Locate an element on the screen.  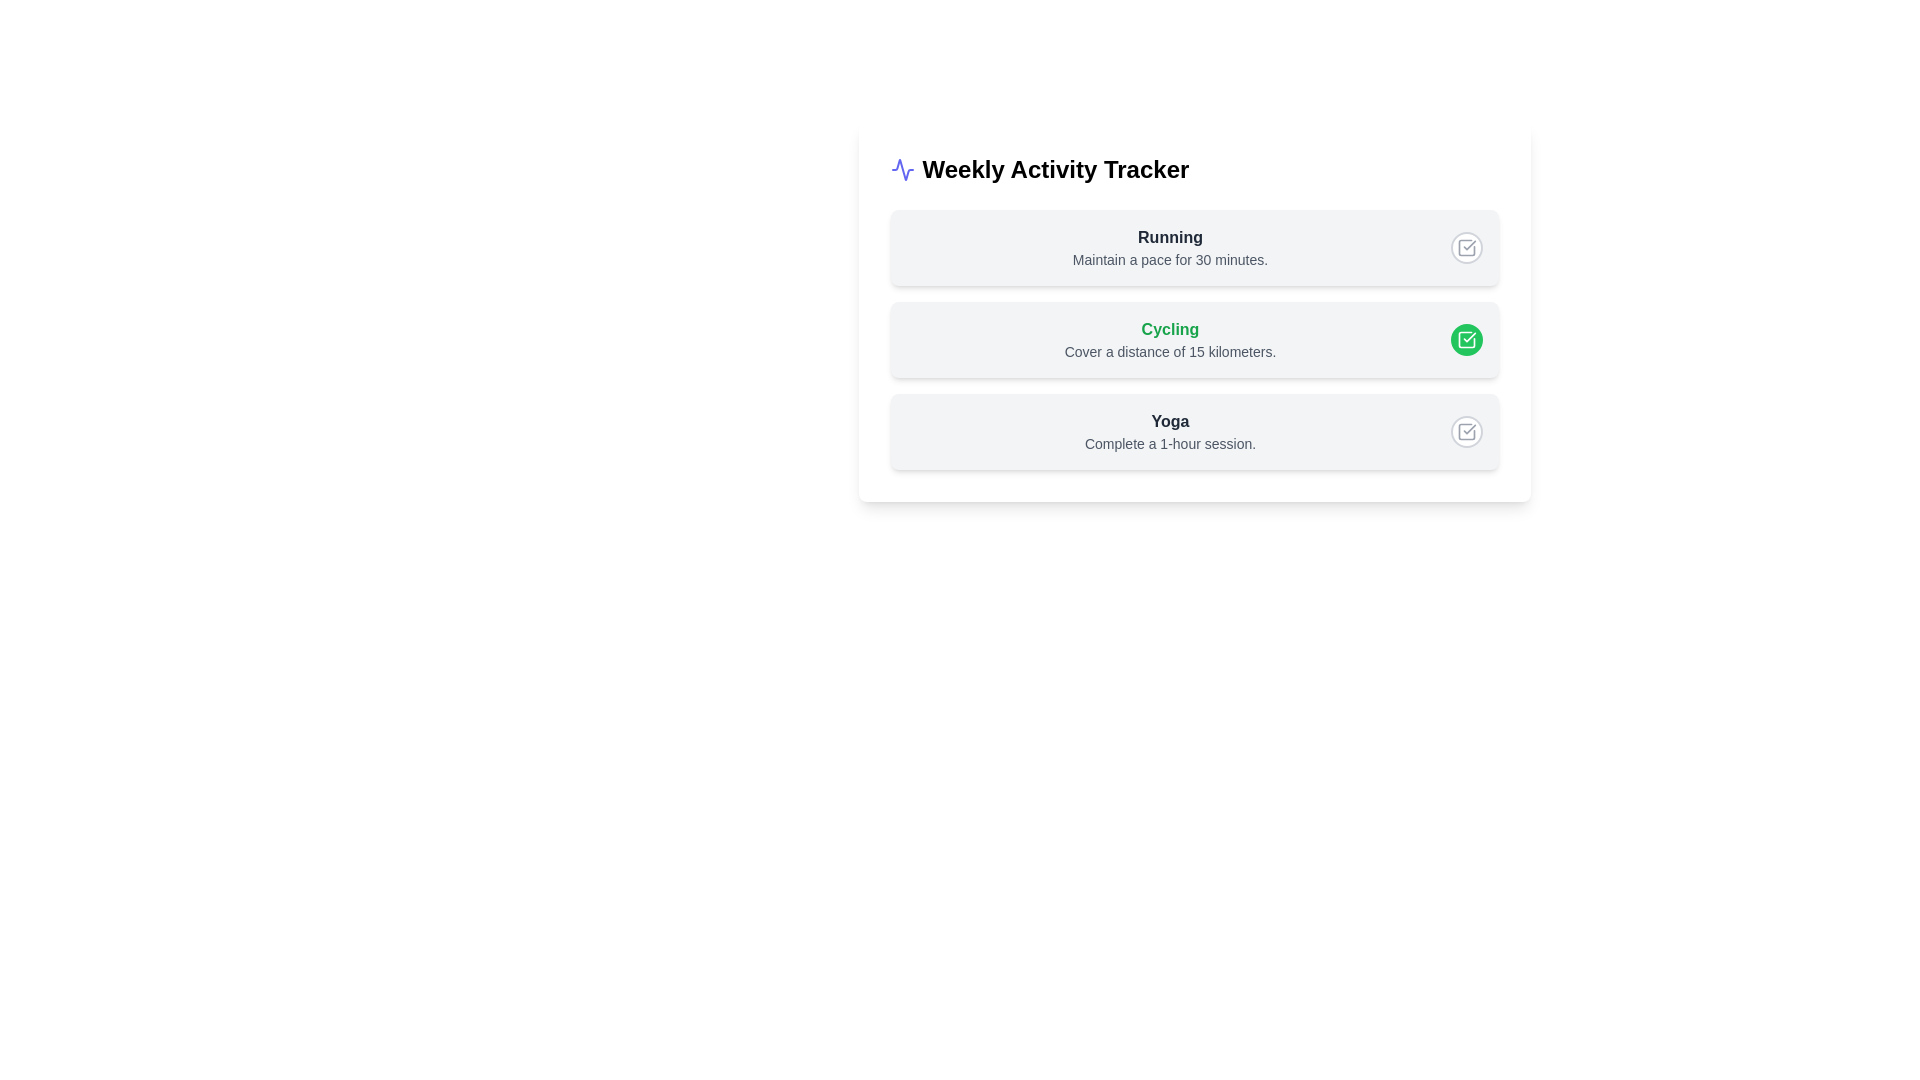
the graphical icon resembling an activity waveform, which is located to the left of the 'Weekly Activity Tracker' title at the top of the card is located at coordinates (901, 168).